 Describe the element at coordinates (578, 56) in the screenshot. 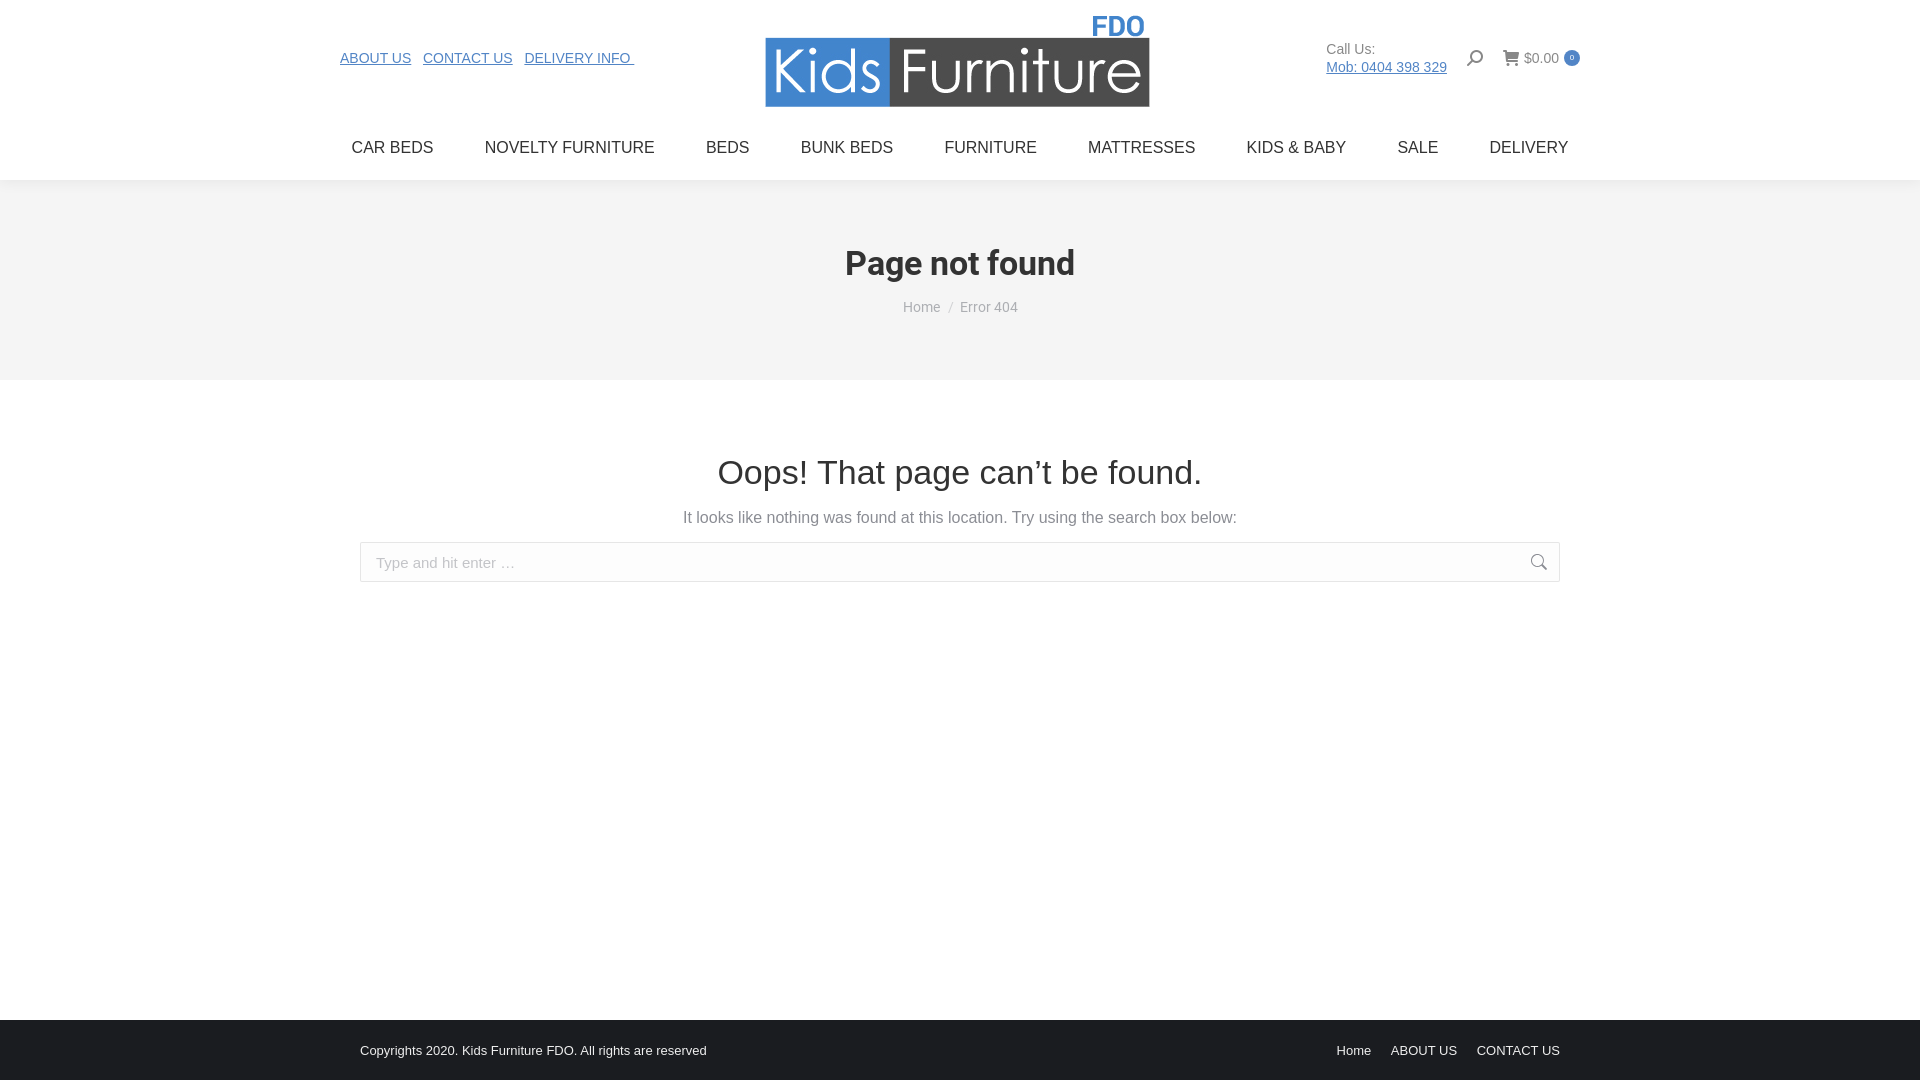

I see `'DELIVERY INFO '` at that location.